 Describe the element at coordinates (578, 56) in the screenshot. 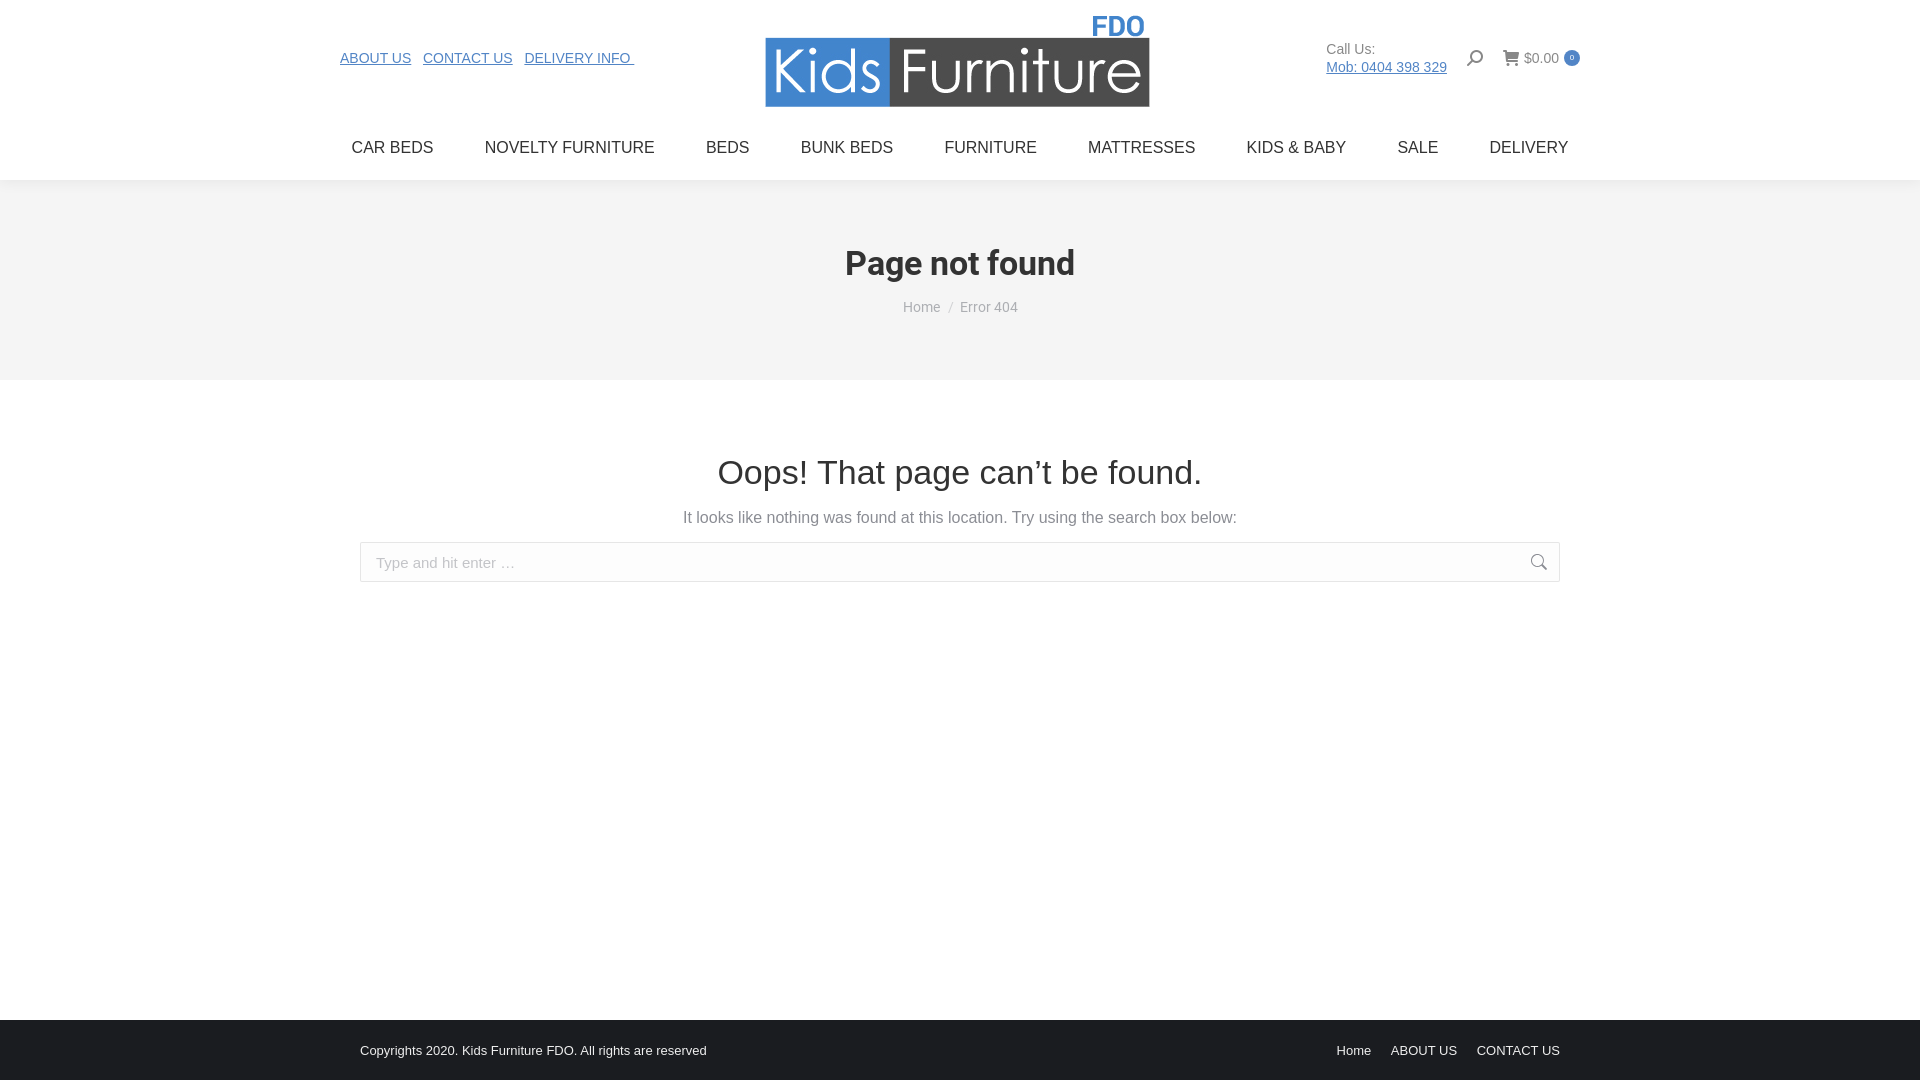

I see `'DELIVERY INFO '` at that location.